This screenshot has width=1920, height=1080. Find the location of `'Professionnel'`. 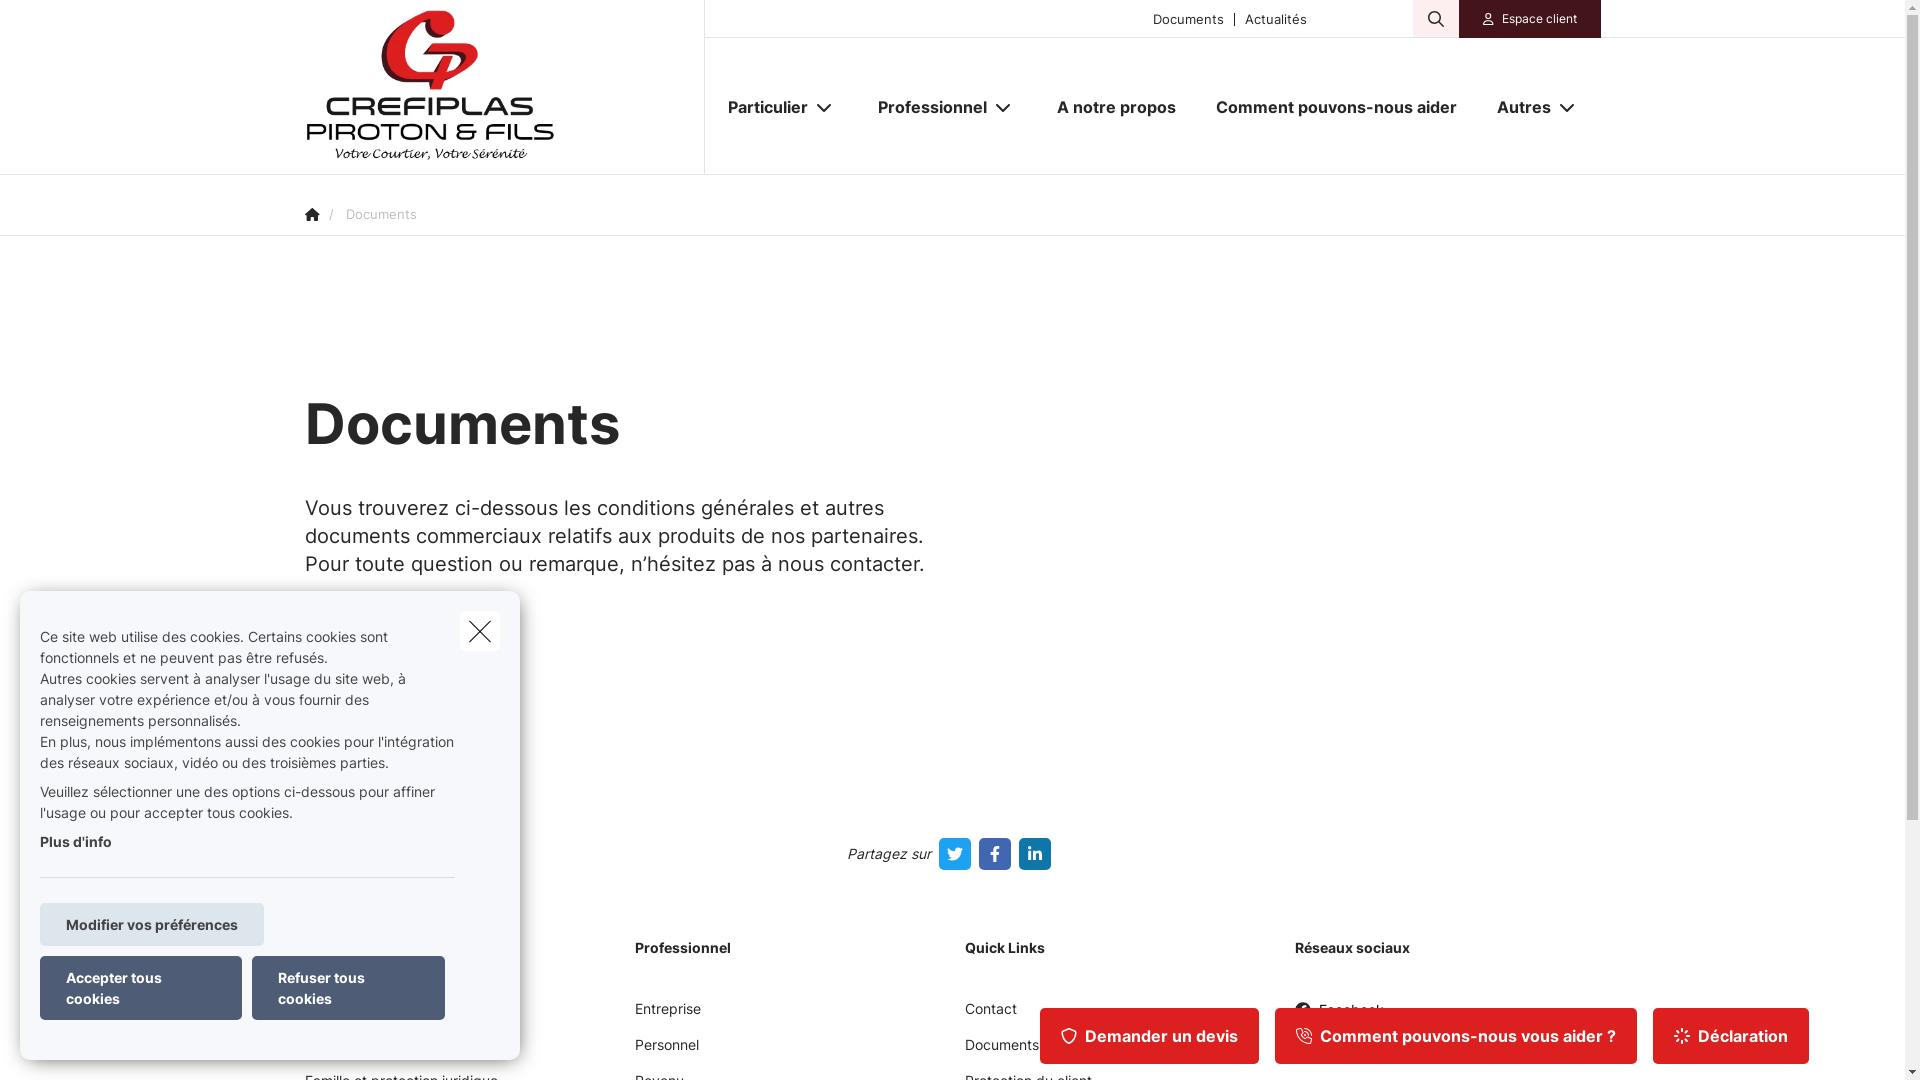

'Professionnel' is located at coordinates (858, 107).